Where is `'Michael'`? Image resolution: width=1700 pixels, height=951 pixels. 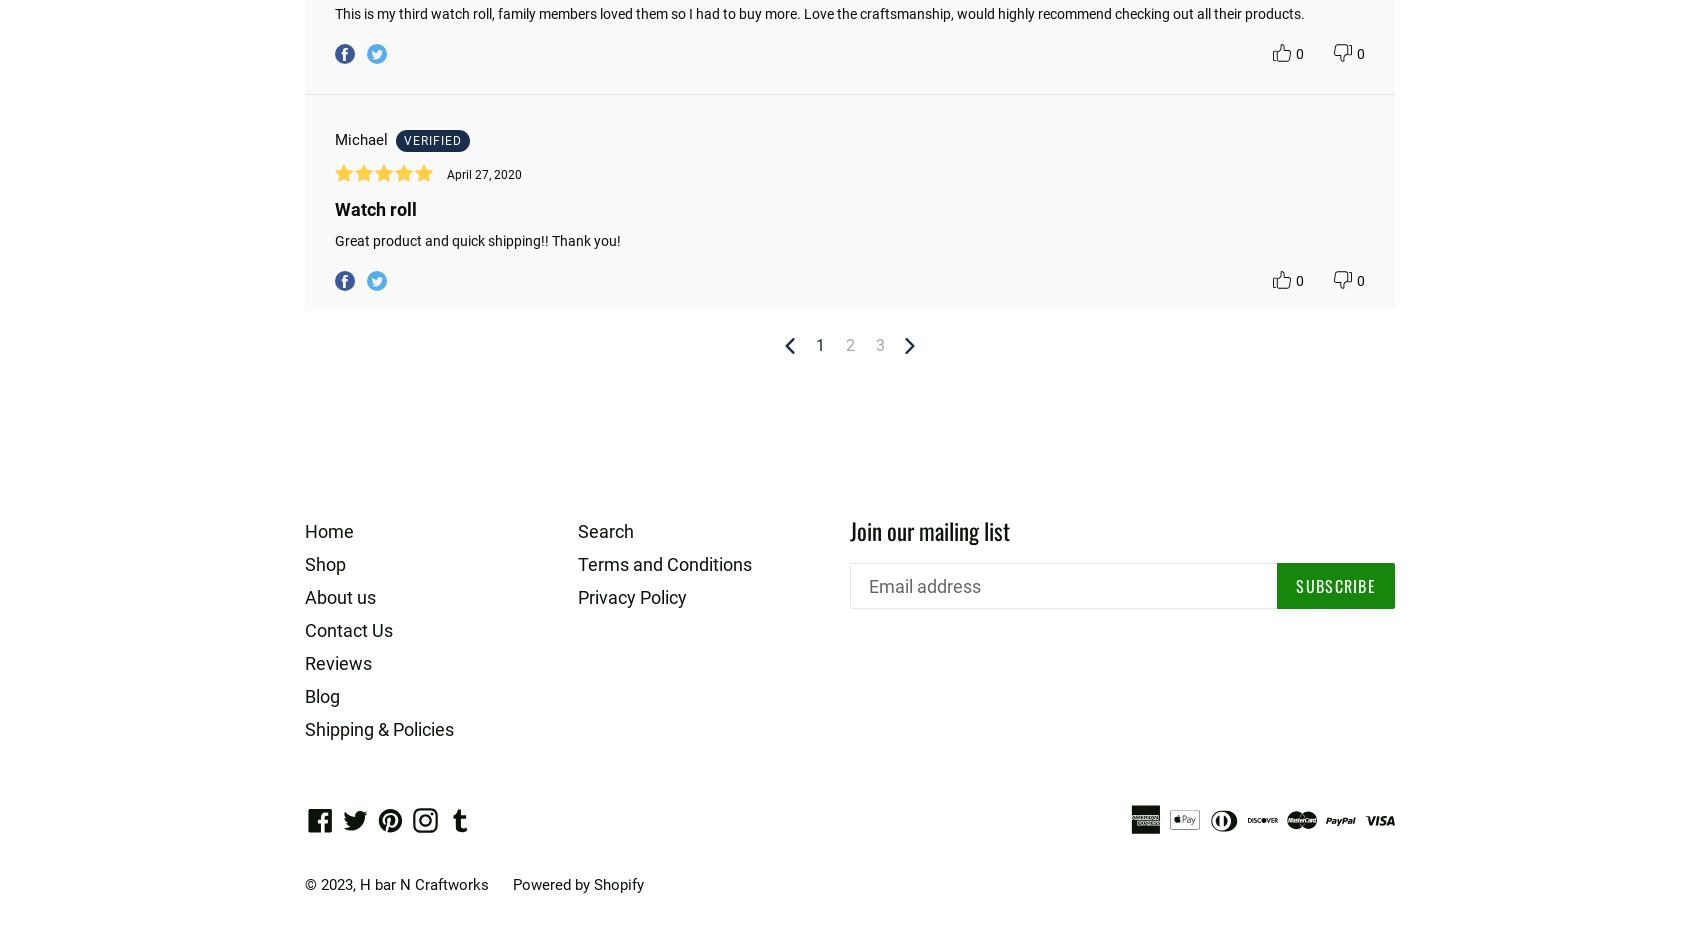
'Michael' is located at coordinates (360, 139).